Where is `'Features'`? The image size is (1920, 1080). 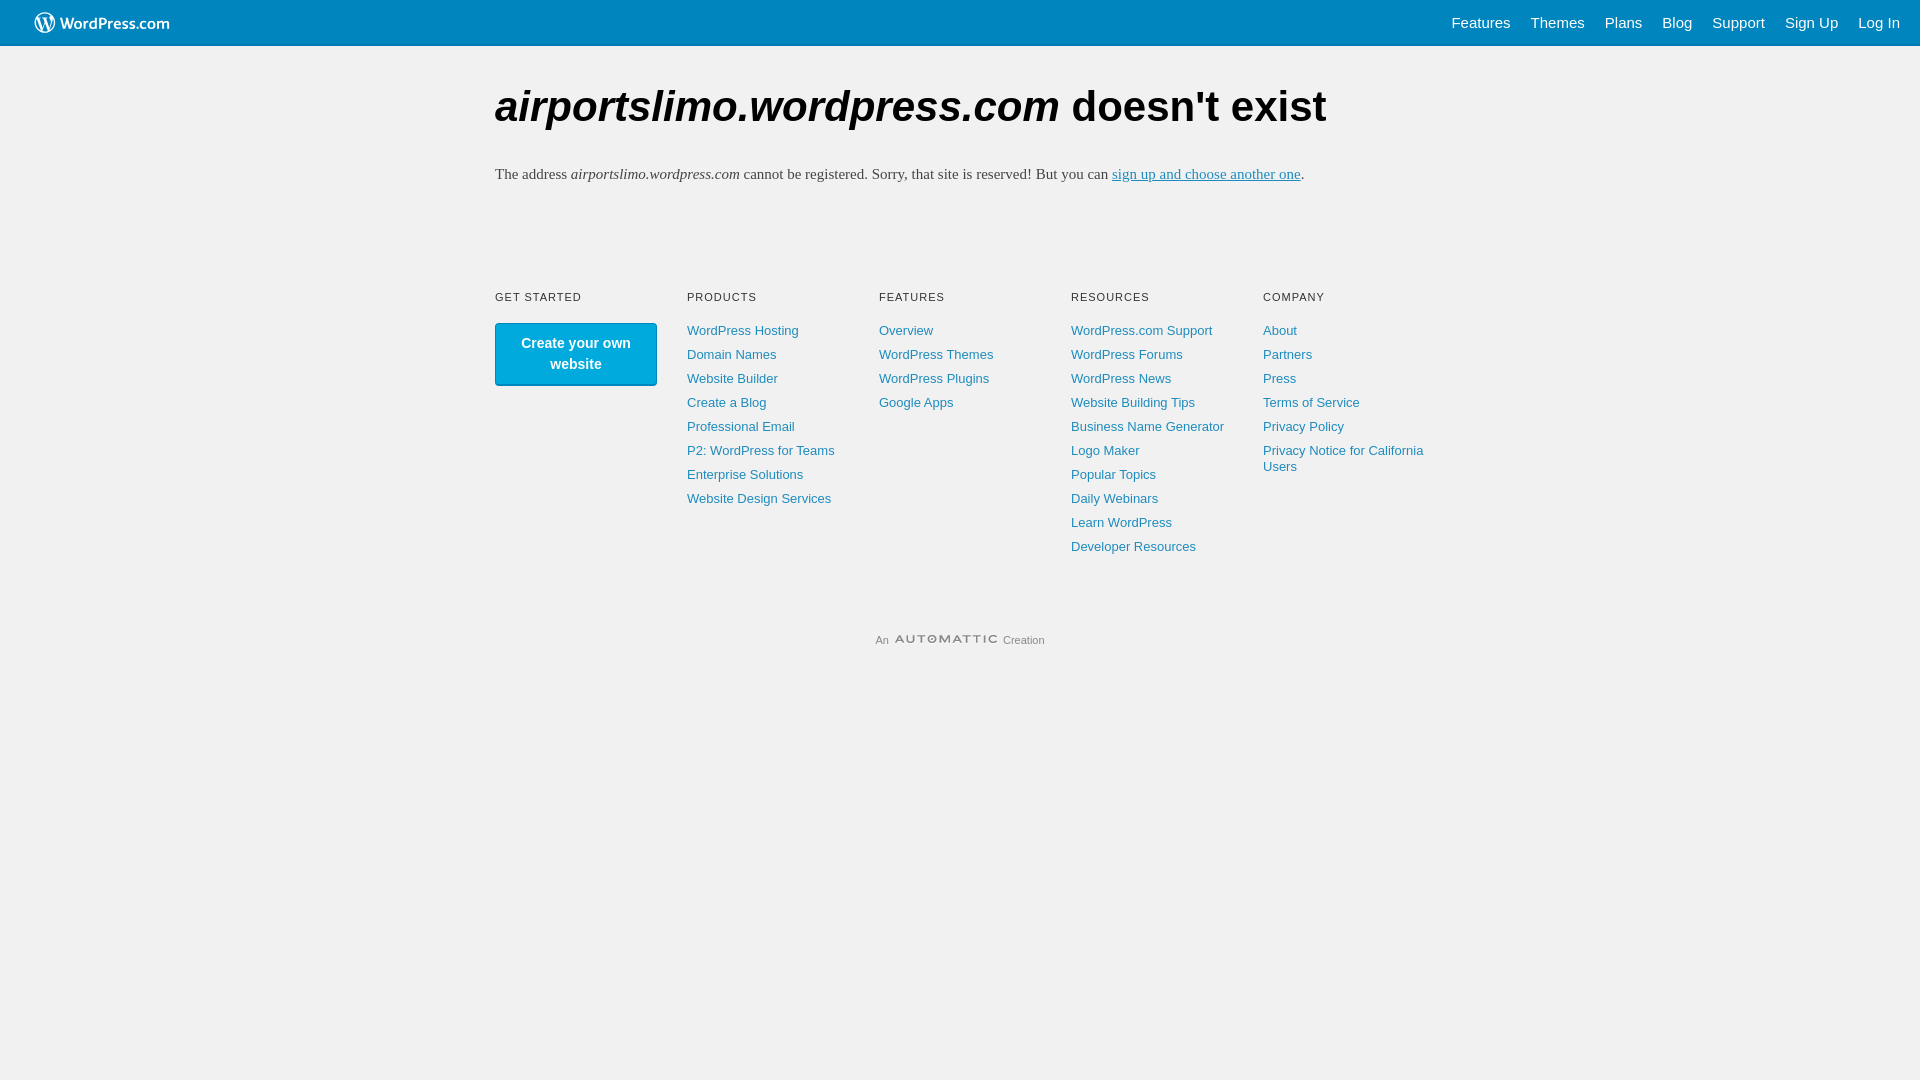 'Features' is located at coordinates (1440, 23).